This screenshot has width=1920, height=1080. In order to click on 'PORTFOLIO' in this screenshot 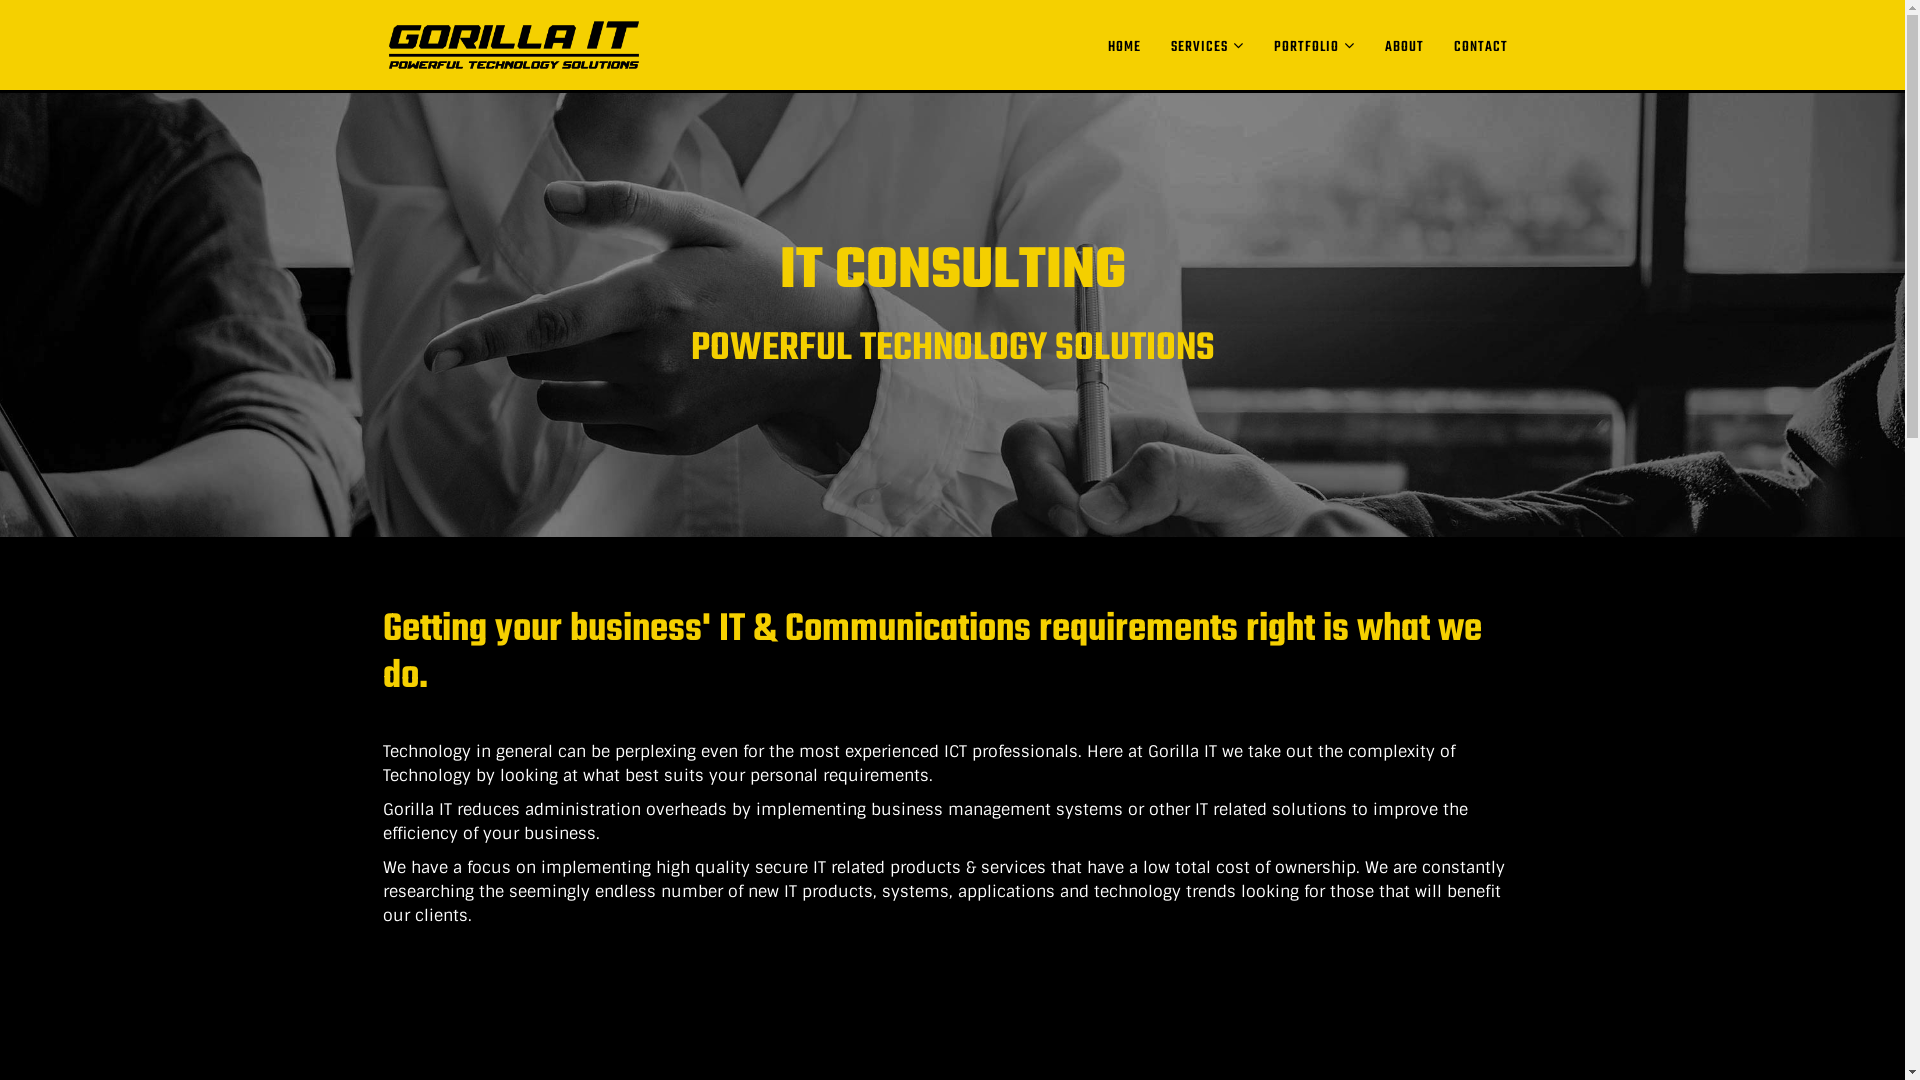, I will do `click(1313, 45)`.